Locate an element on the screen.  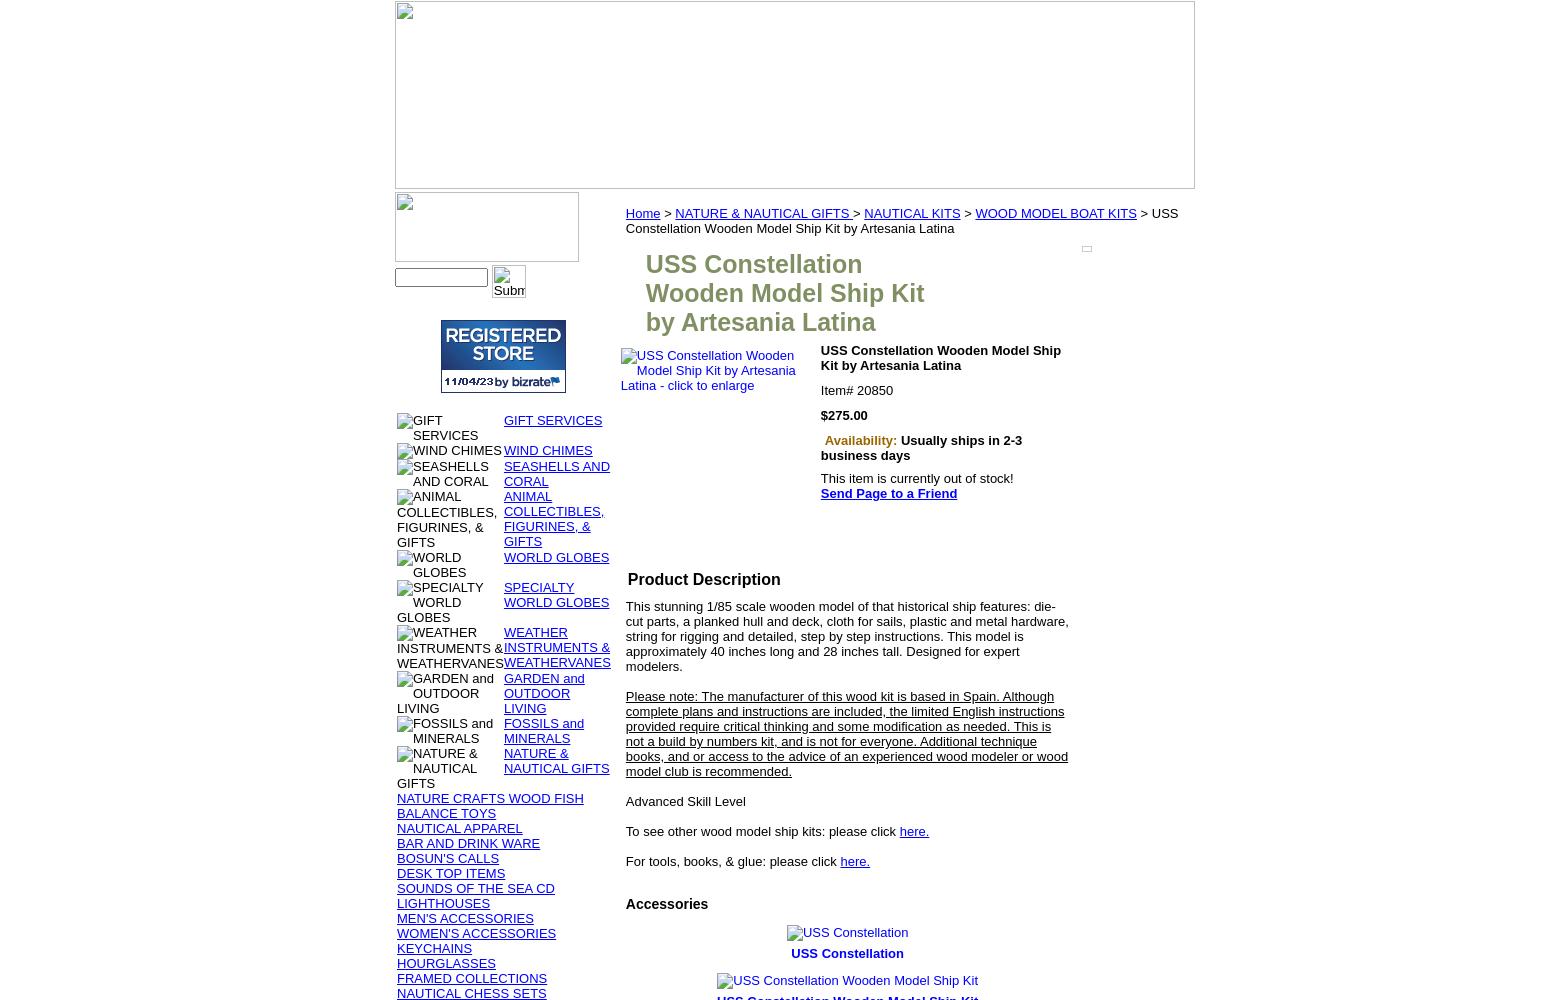
'NATURE CRAFTS WOOD FISH' is located at coordinates (488, 798).